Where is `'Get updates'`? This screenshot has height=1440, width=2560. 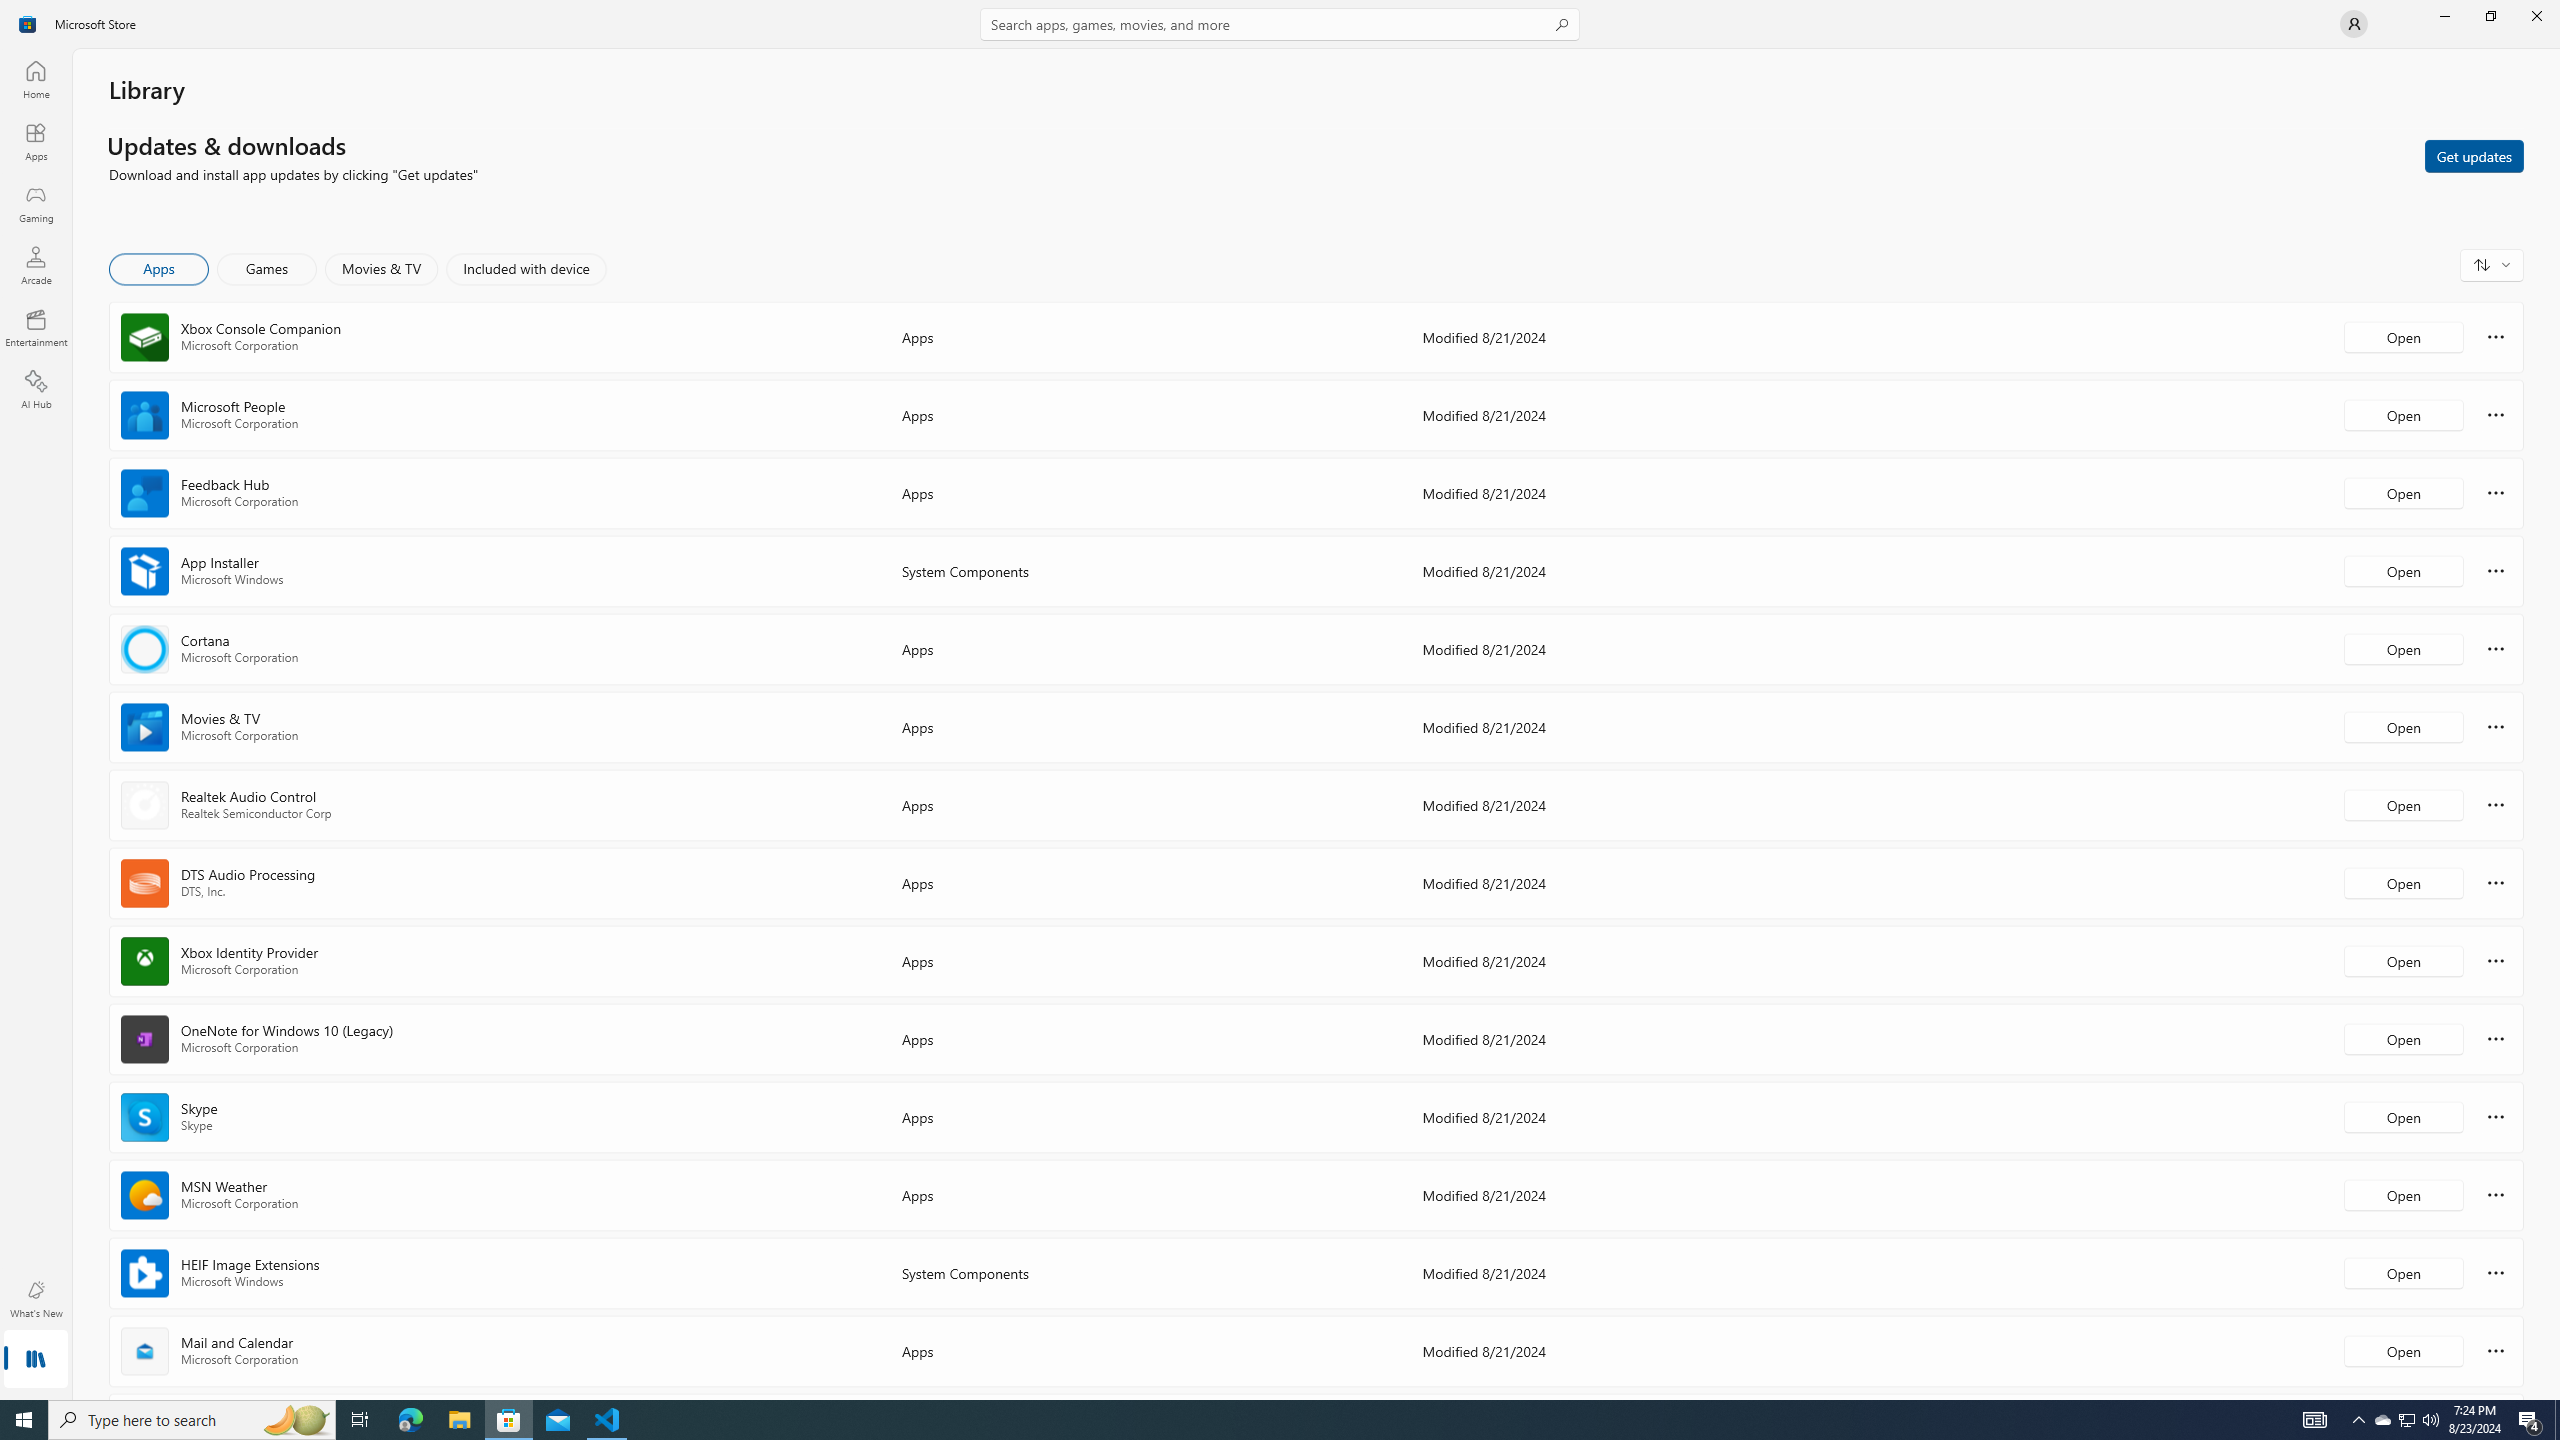 'Get updates' is located at coordinates (2474, 154).